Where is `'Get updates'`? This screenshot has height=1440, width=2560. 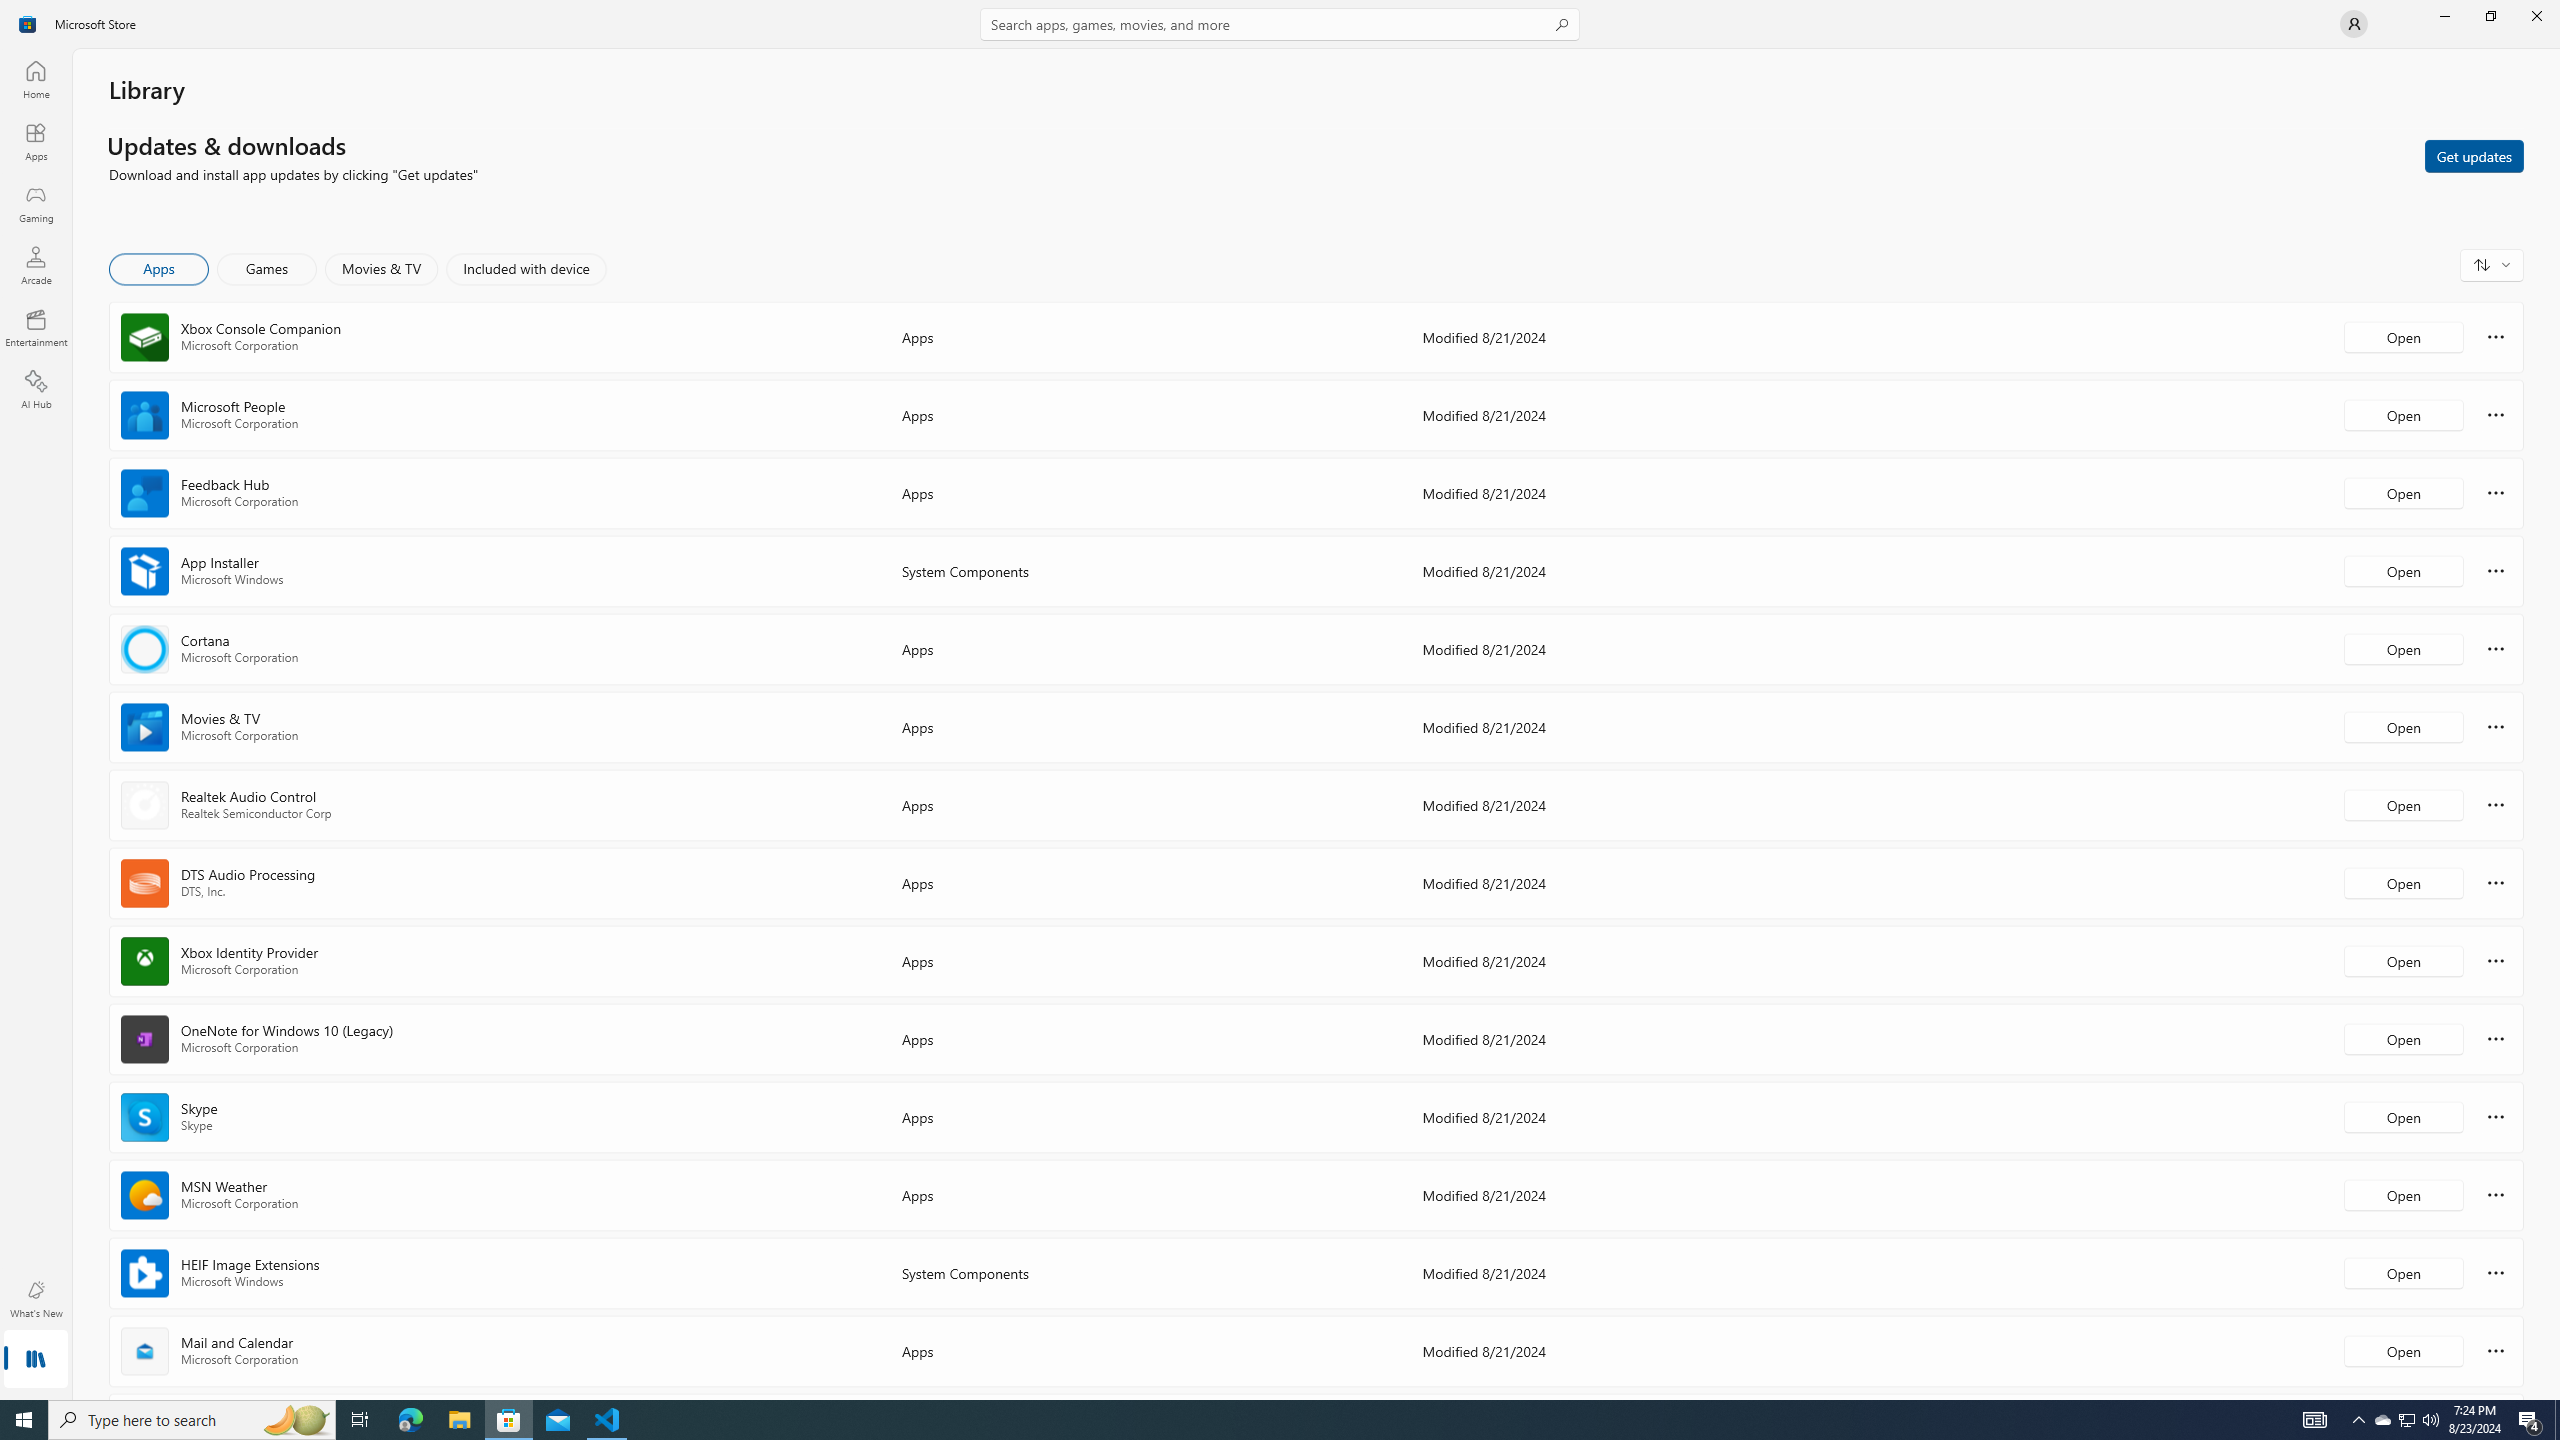 'Get updates' is located at coordinates (2474, 154).